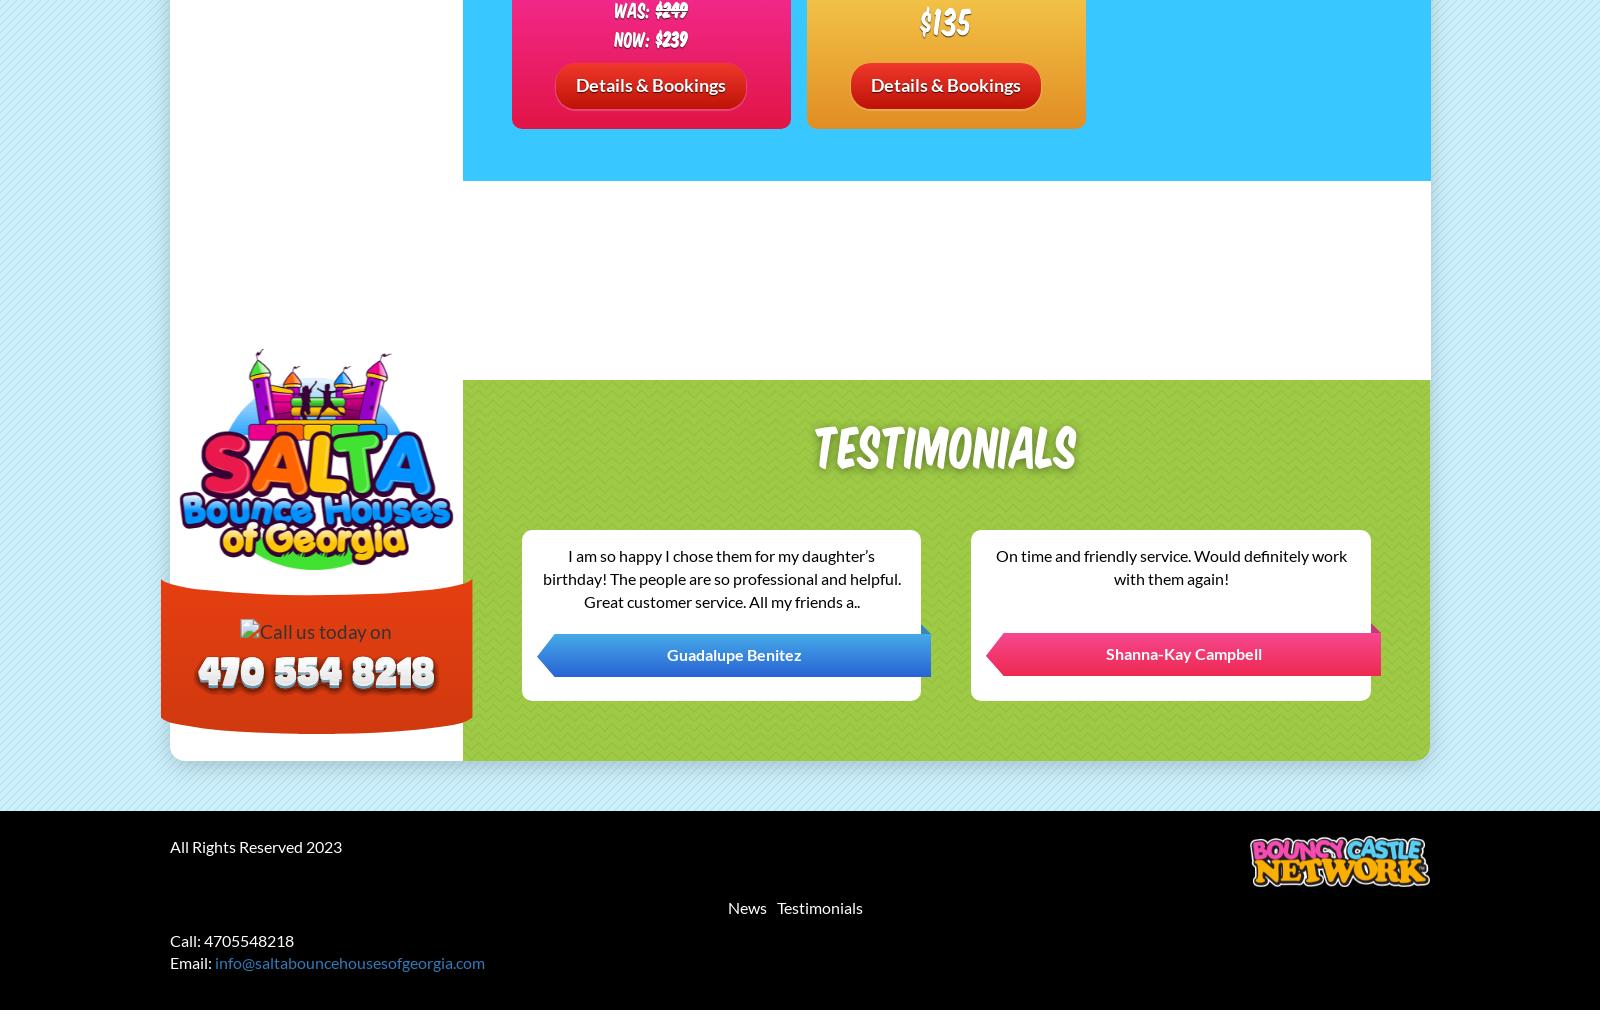  I want to click on 'Call: 4705548218', so click(168, 938).